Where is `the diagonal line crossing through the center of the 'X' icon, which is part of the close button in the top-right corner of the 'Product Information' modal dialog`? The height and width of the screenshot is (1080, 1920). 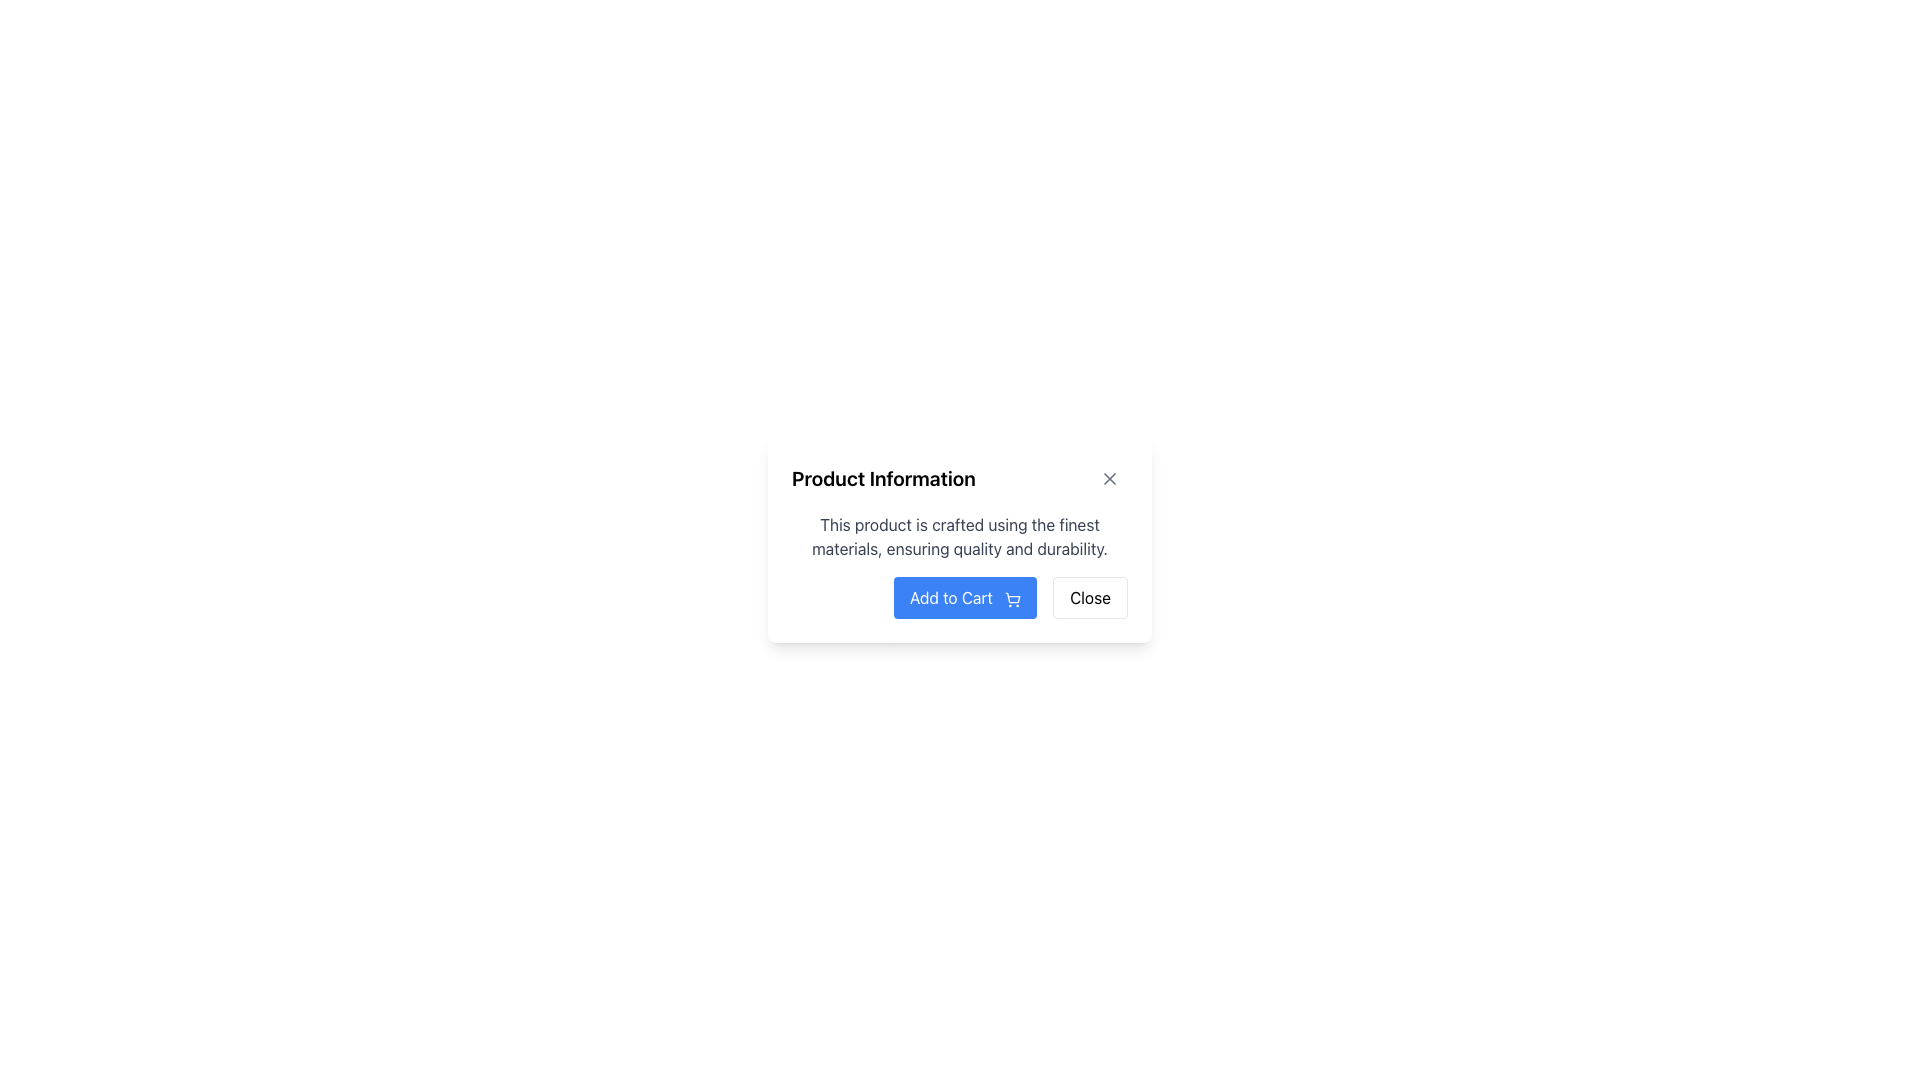 the diagonal line crossing through the center of the 'X' icon, which is part of the close button in the top-right corner of the 'Product Information' modal dialog is located at coordinates (1108, 478).